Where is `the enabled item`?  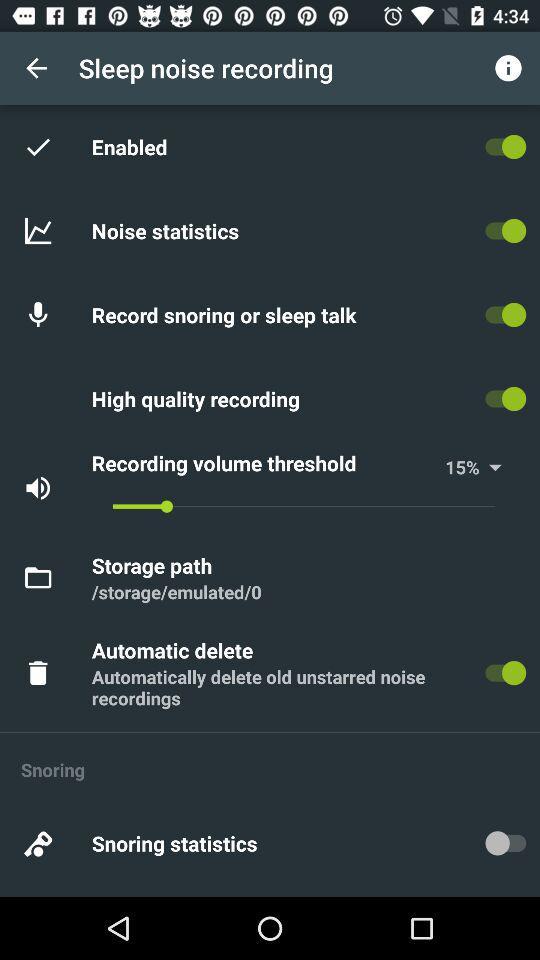
the enabled item is located at coordinates (133, 145).